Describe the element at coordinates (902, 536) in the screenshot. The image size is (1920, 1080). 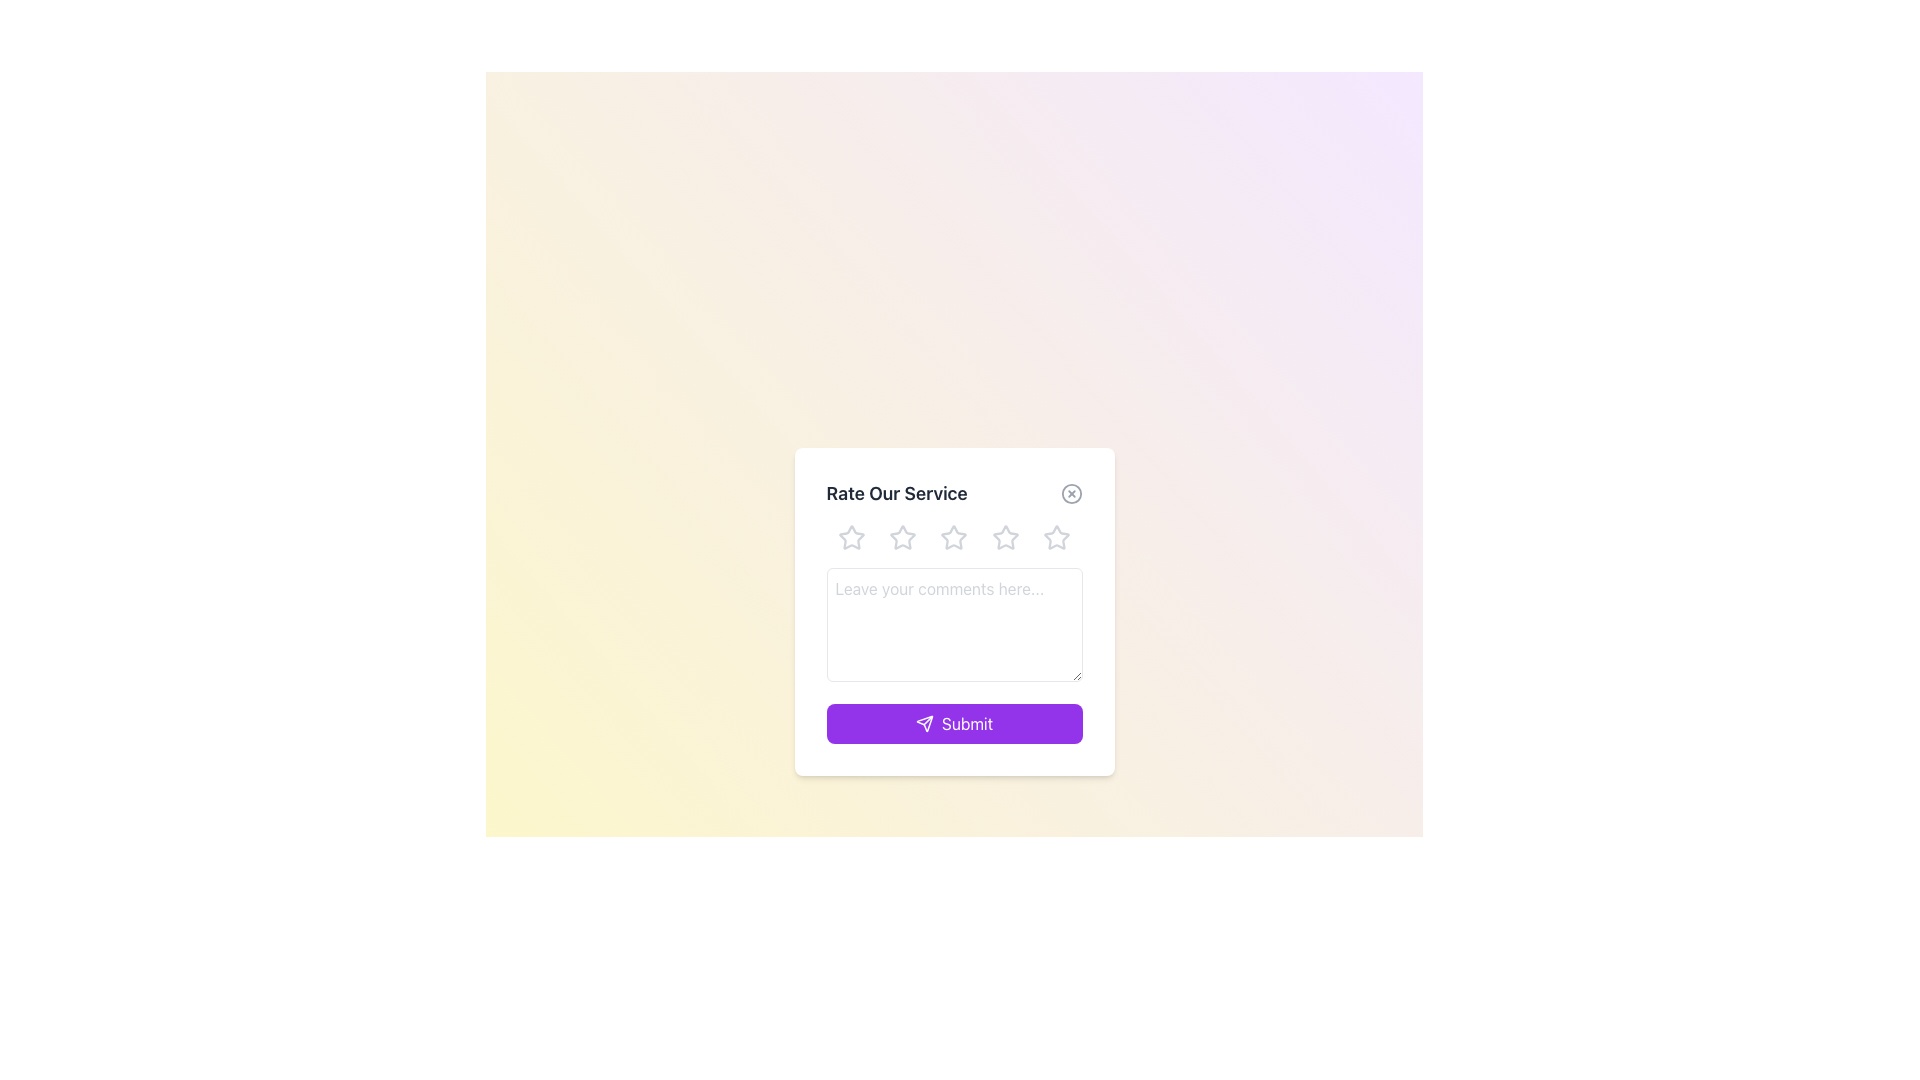
I see `the second star from the left in the rating section below the text 'Rate Our Service'` at that location.